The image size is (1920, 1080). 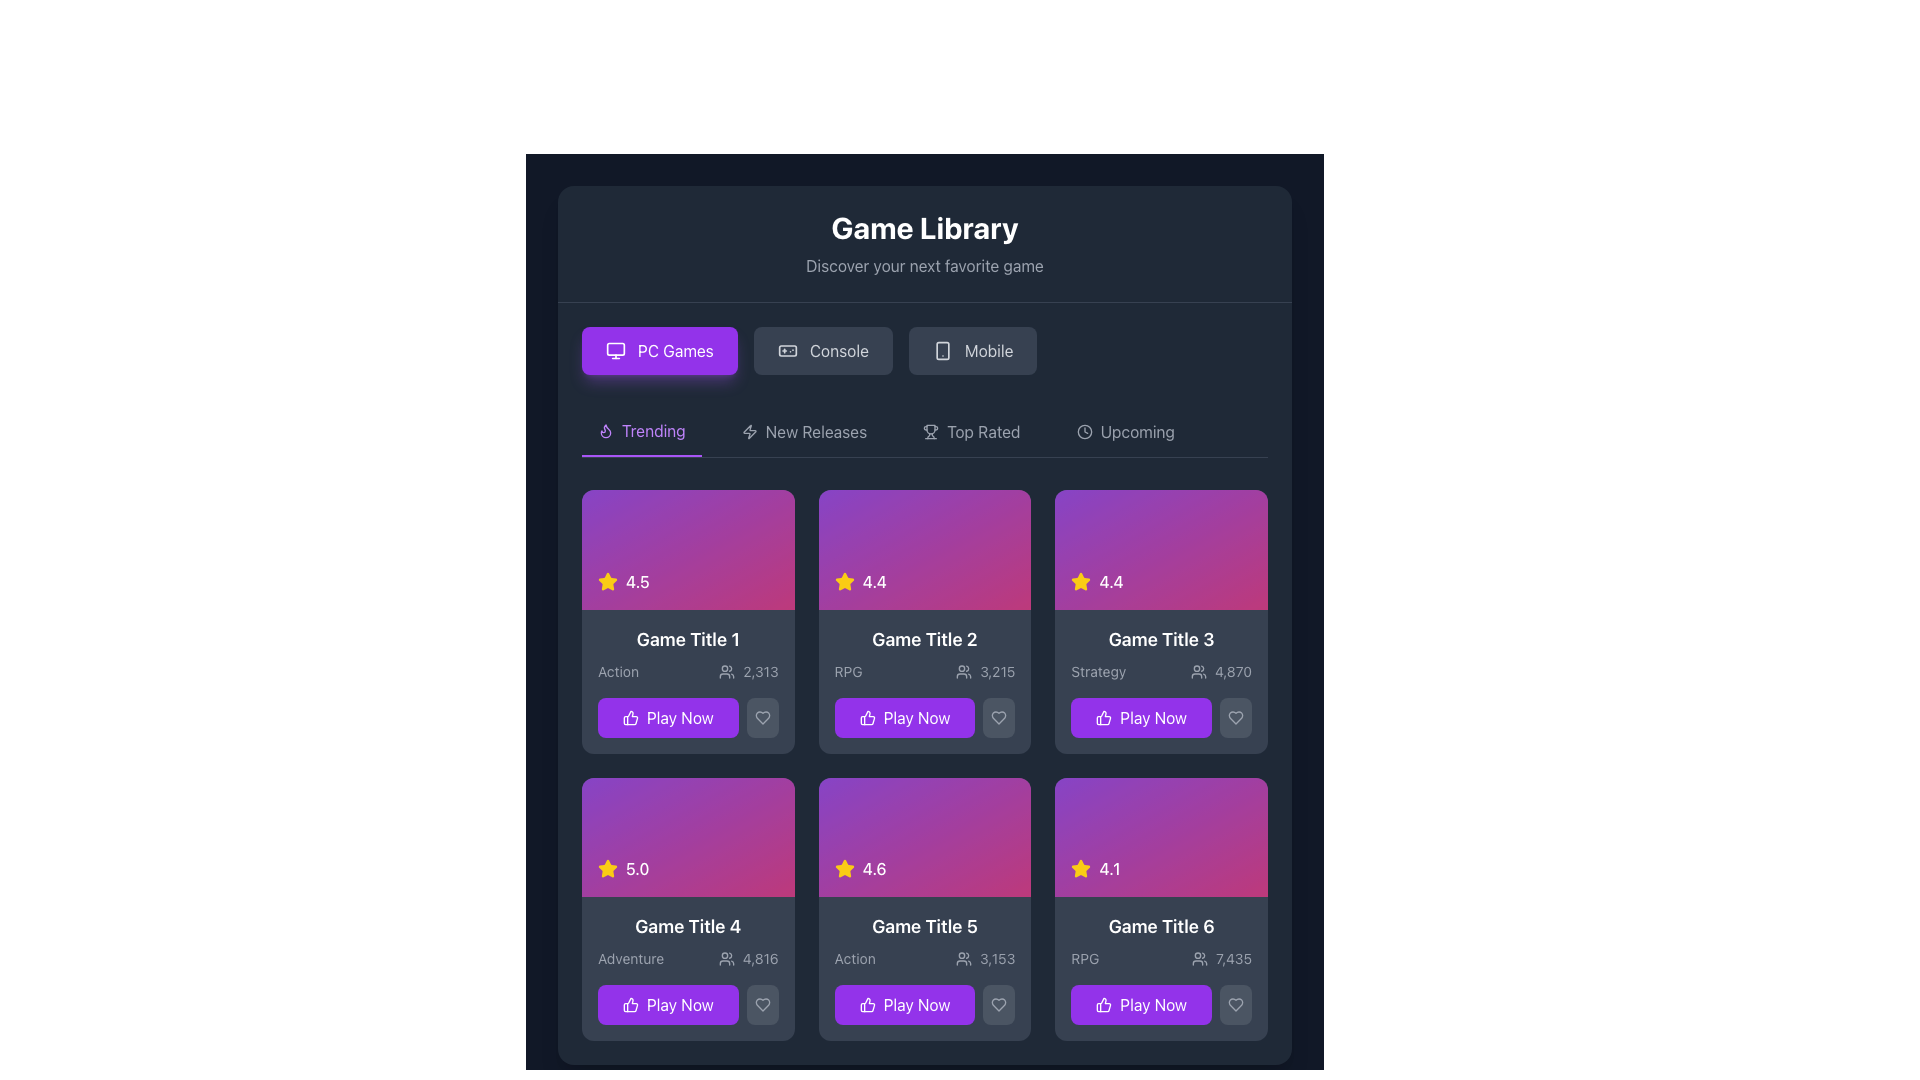 What do you see at coordinates (1103, 1005) in the screenshot?
I see `the 'Play Now' button containing the thumbs up icon located at the bottom right corner of the game card for 'Game Title 6'` at bounding box center [1103, 1005].